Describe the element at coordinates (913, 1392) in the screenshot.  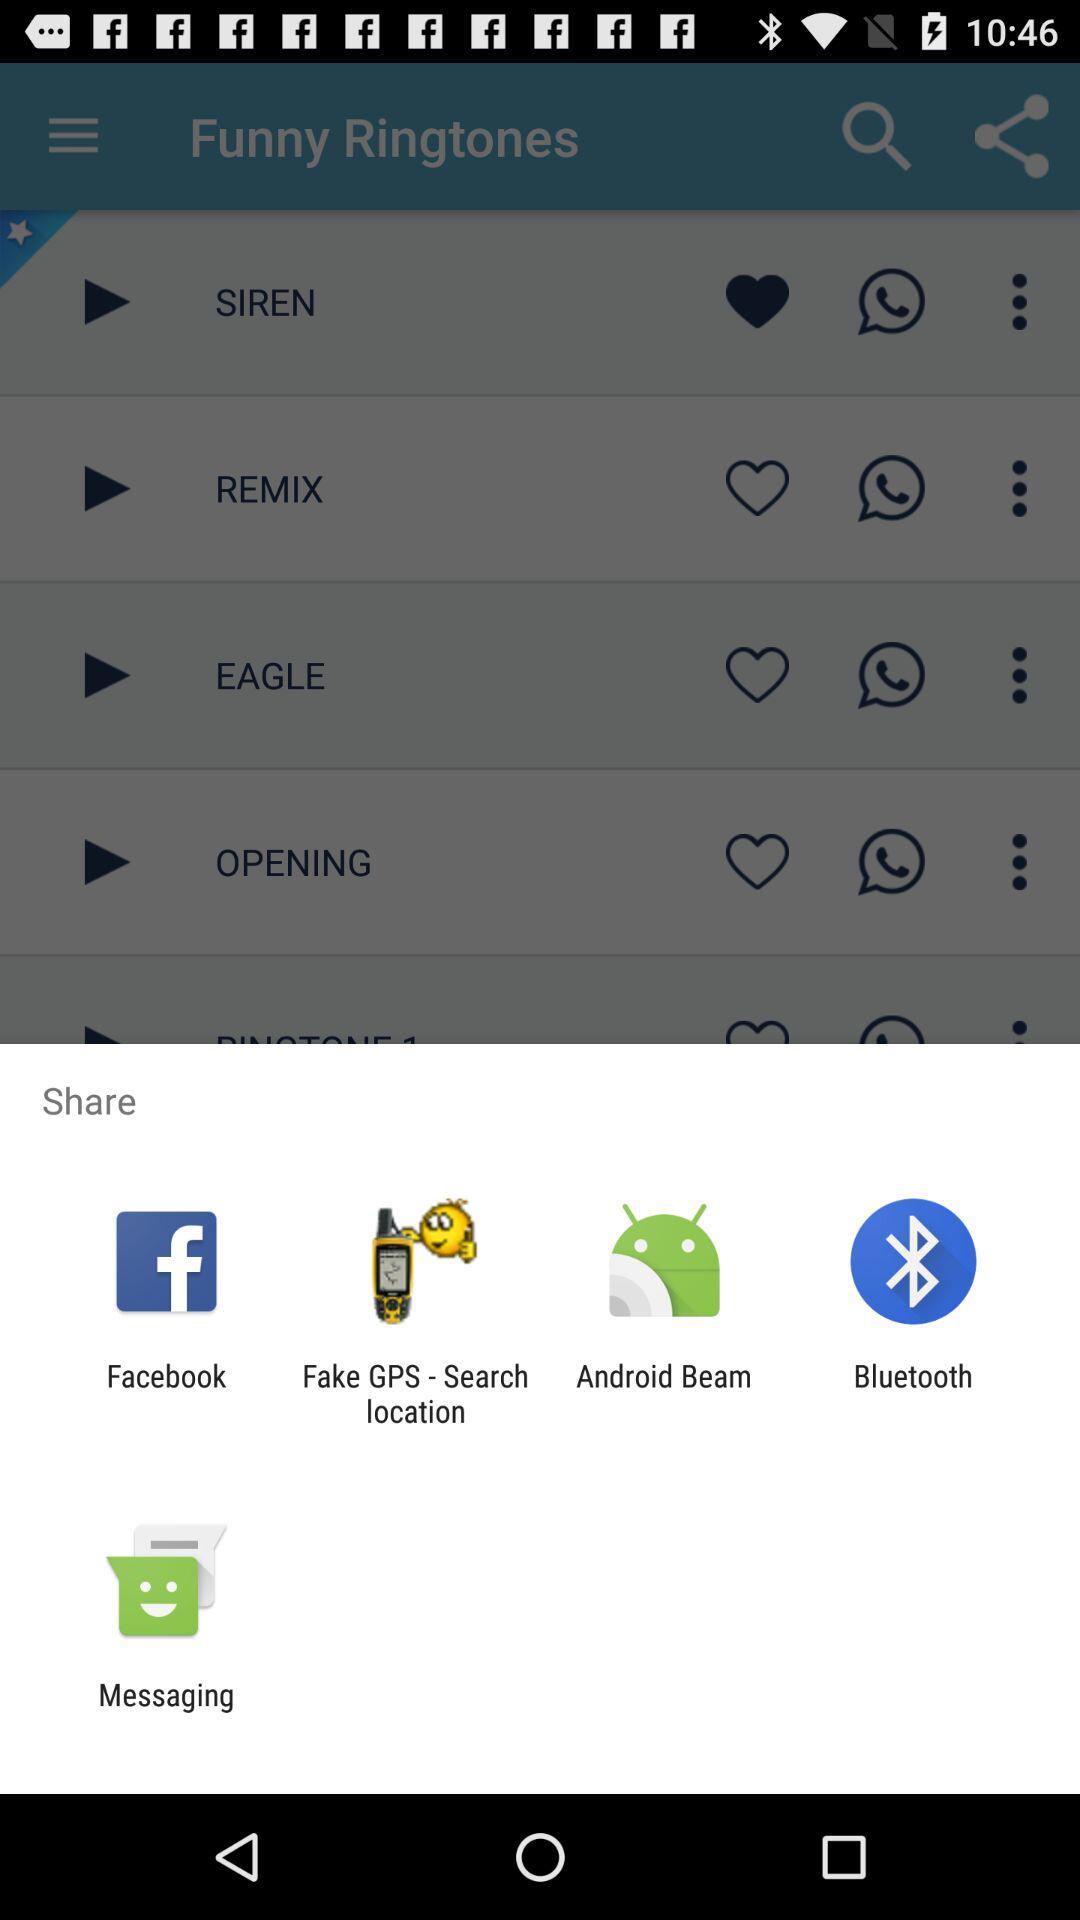
I see `bluetooth` at that location.